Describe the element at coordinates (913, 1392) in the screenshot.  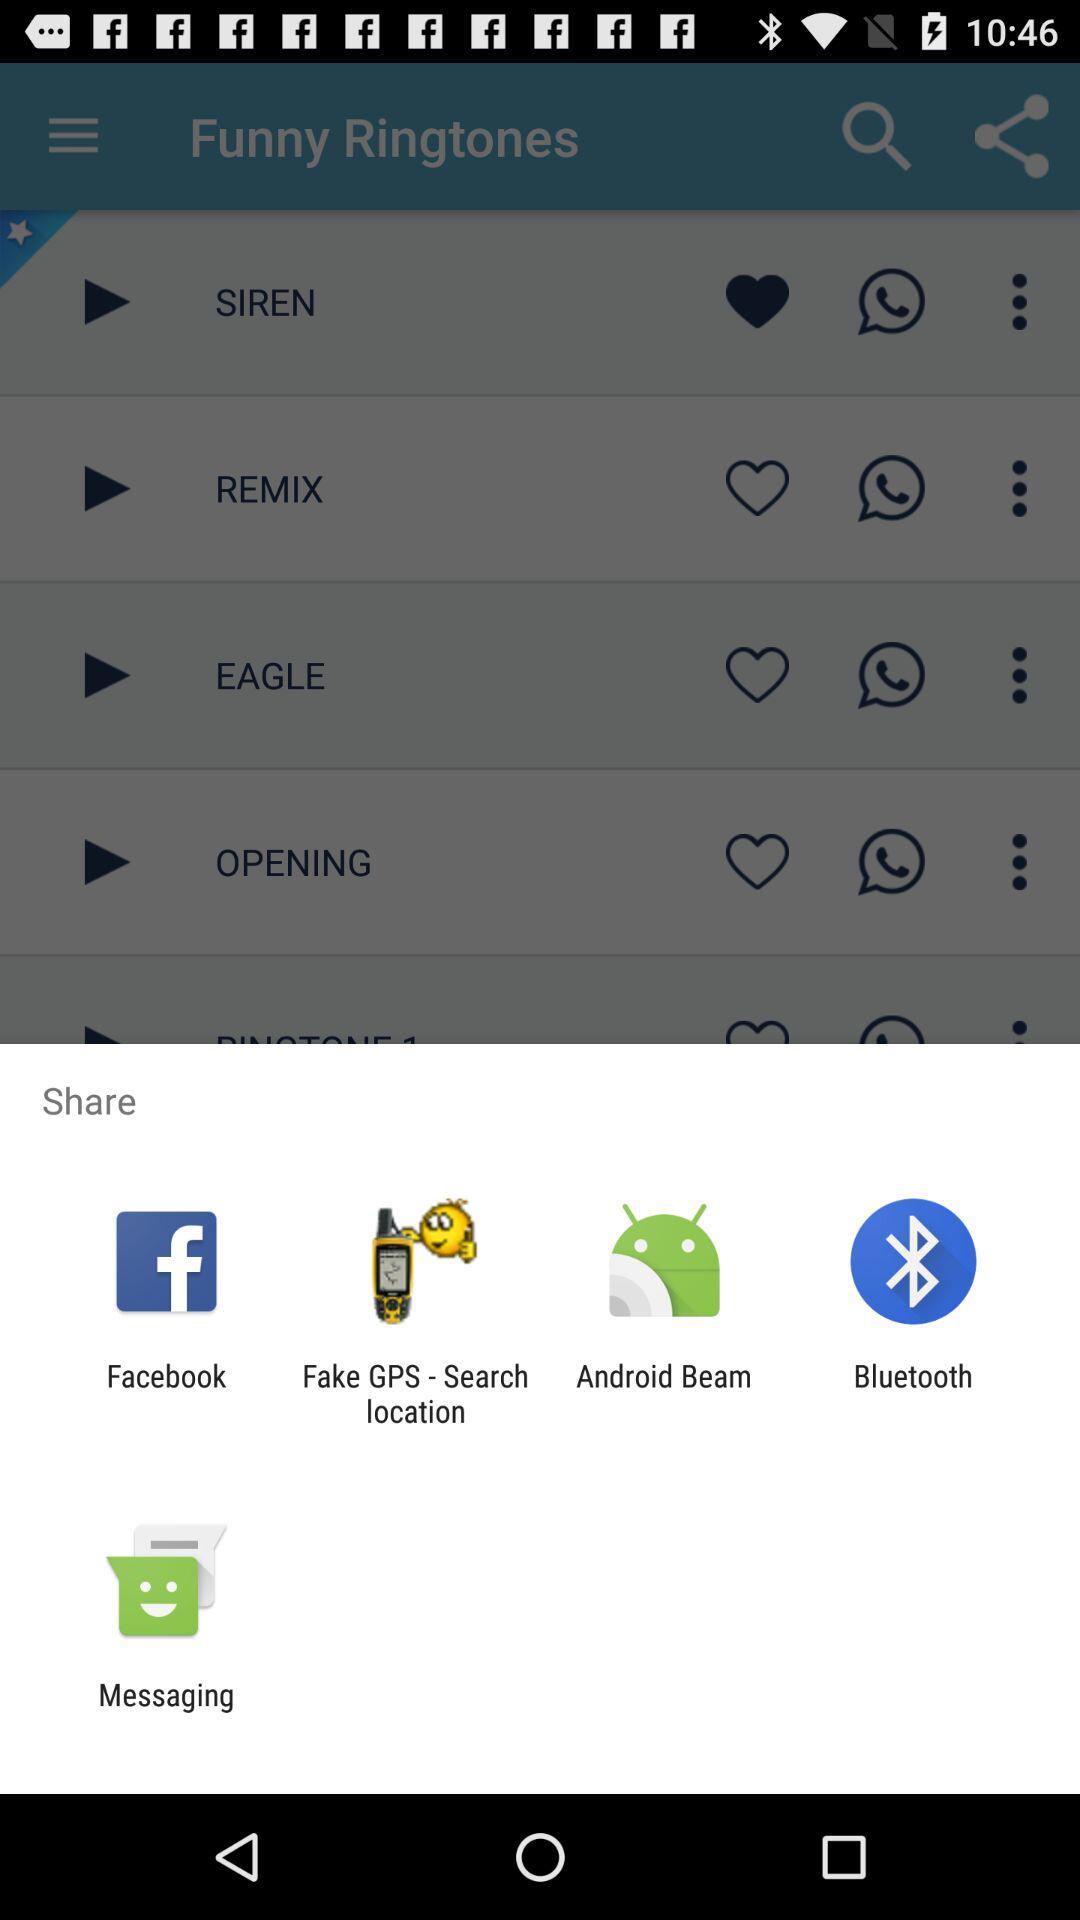
I see `bluetooth` at that location.